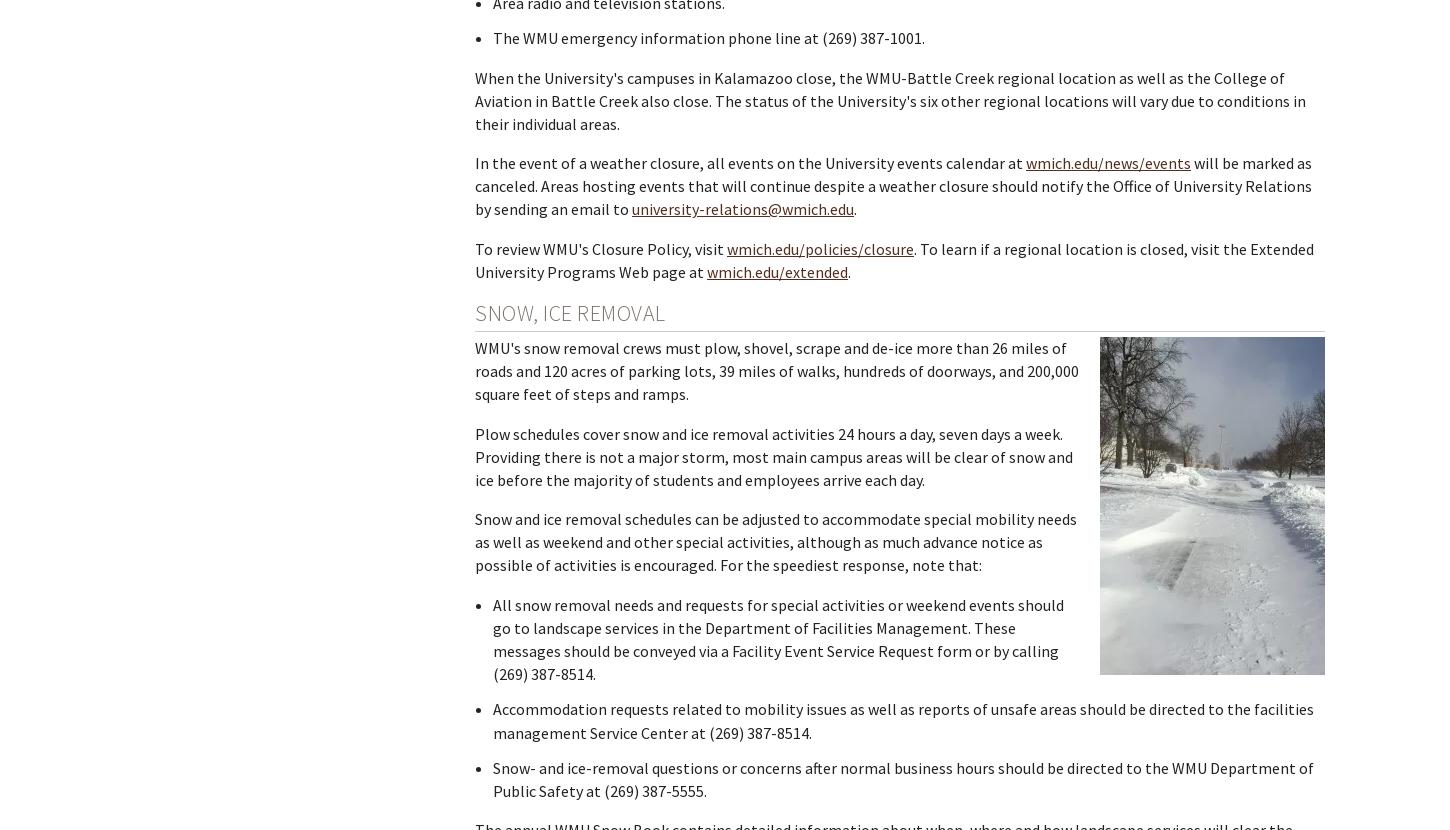 This screenshot has width=1450, height=830. What do you see at coordinates (742, 208) in the screenshot?
I see `'university-relations@wmich.edu'` at bounding box center [742, 208].